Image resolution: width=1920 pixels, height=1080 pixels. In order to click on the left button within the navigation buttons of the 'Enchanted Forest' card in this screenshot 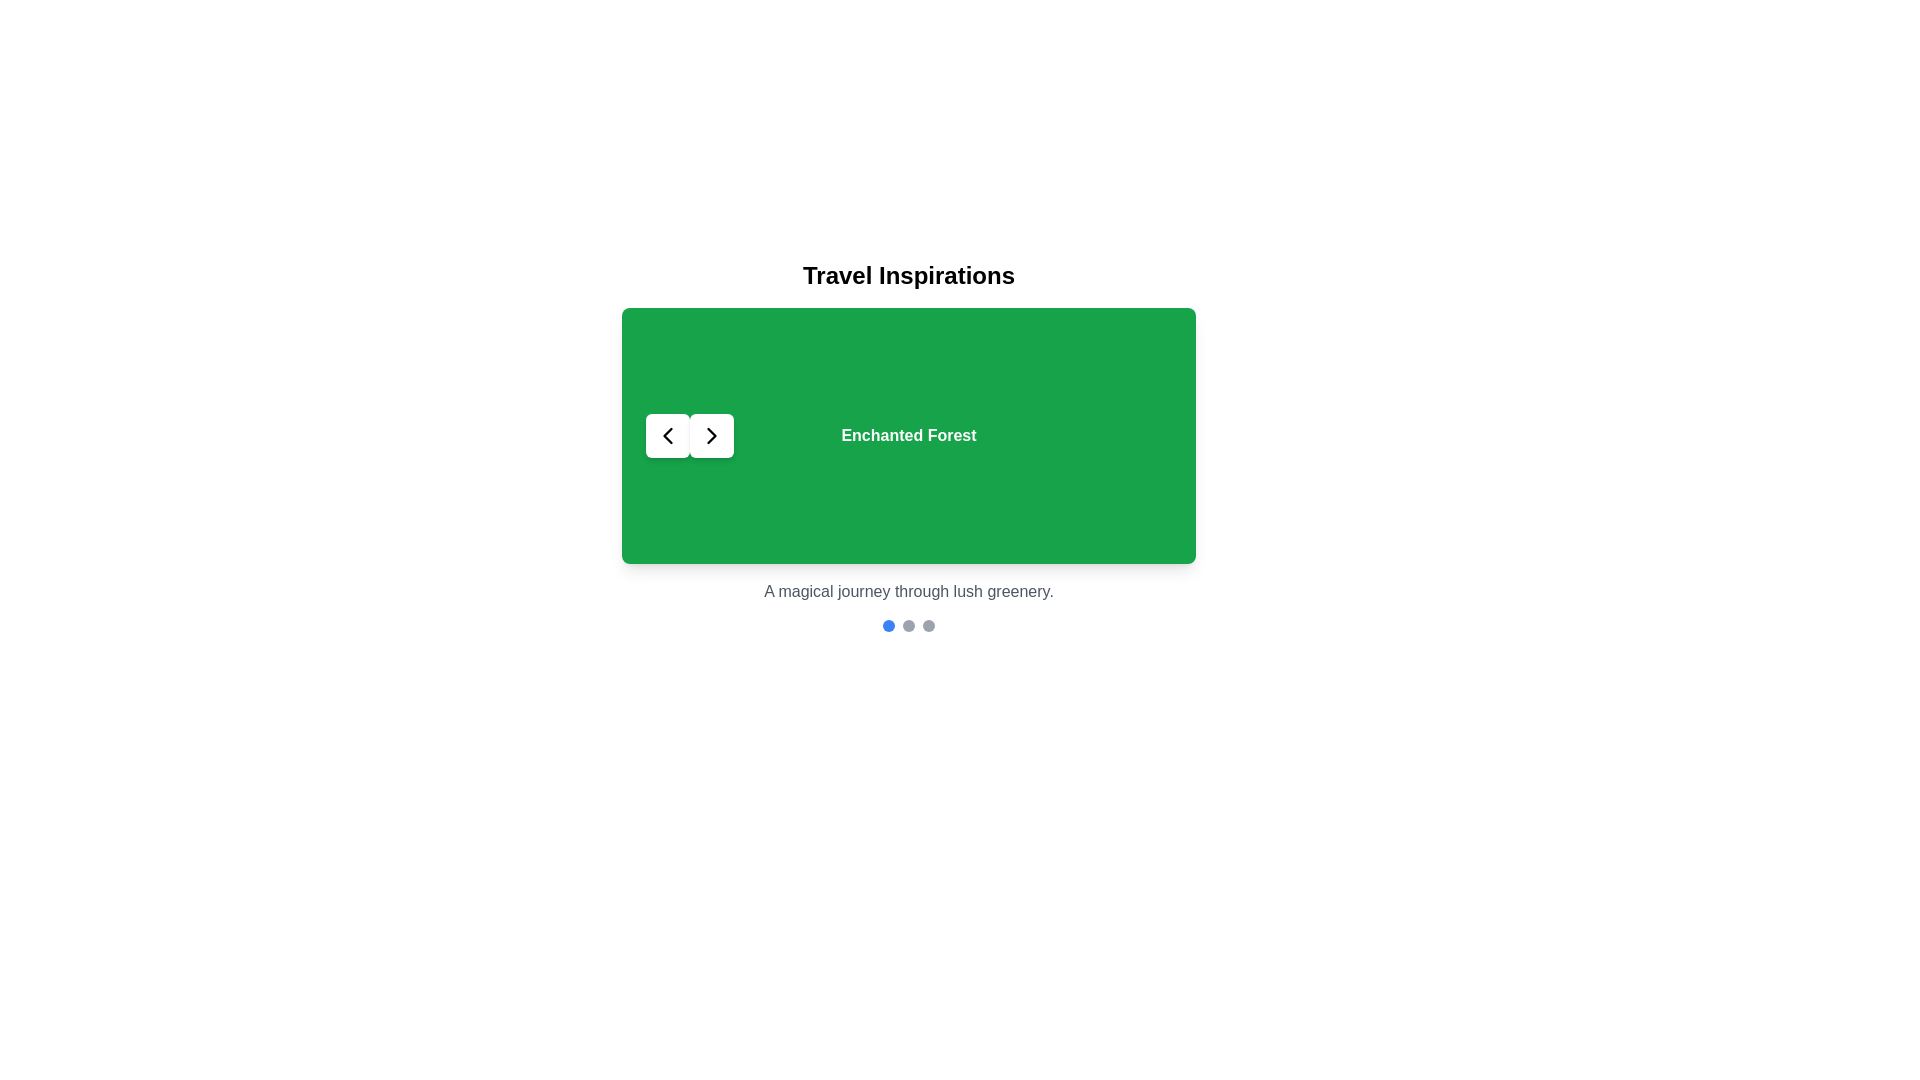, I will do `click(690, 434)`.